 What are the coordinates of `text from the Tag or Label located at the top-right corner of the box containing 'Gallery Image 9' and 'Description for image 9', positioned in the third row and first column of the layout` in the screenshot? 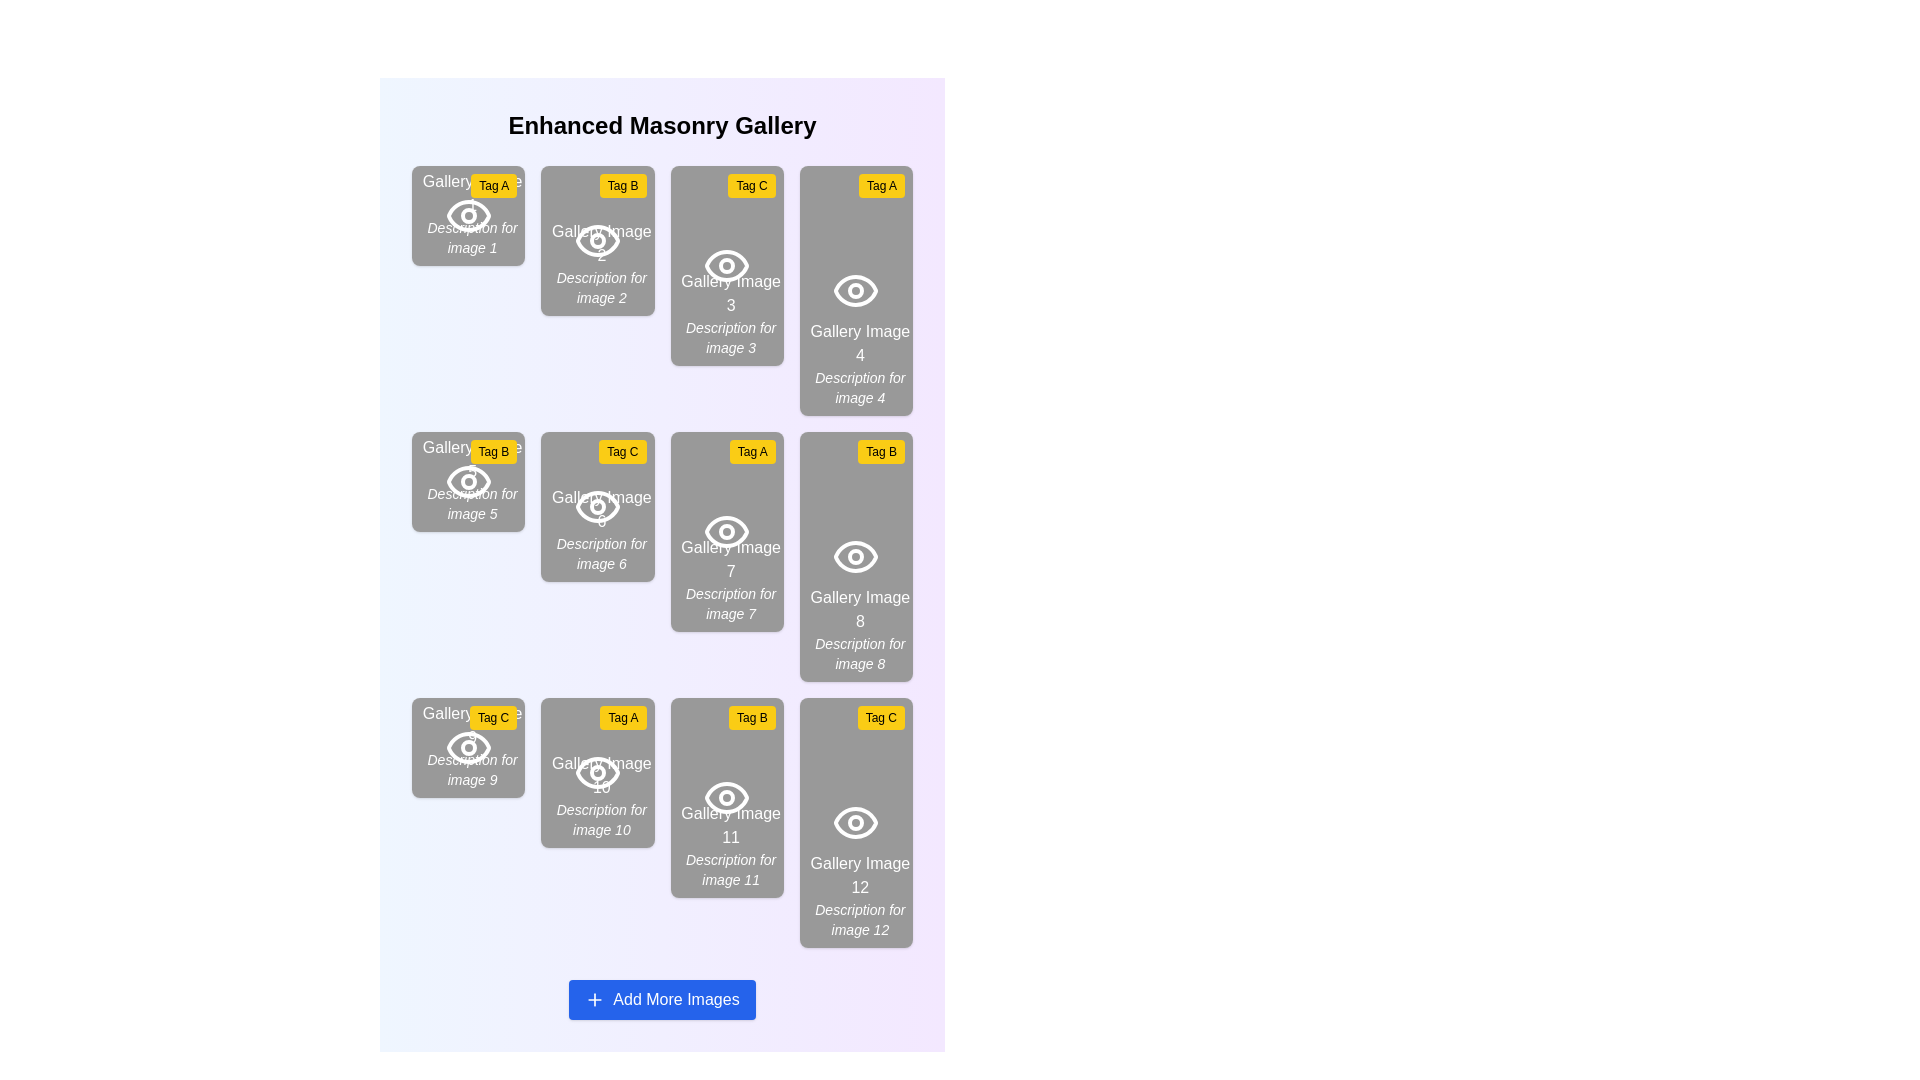 It's located at (493, 716).